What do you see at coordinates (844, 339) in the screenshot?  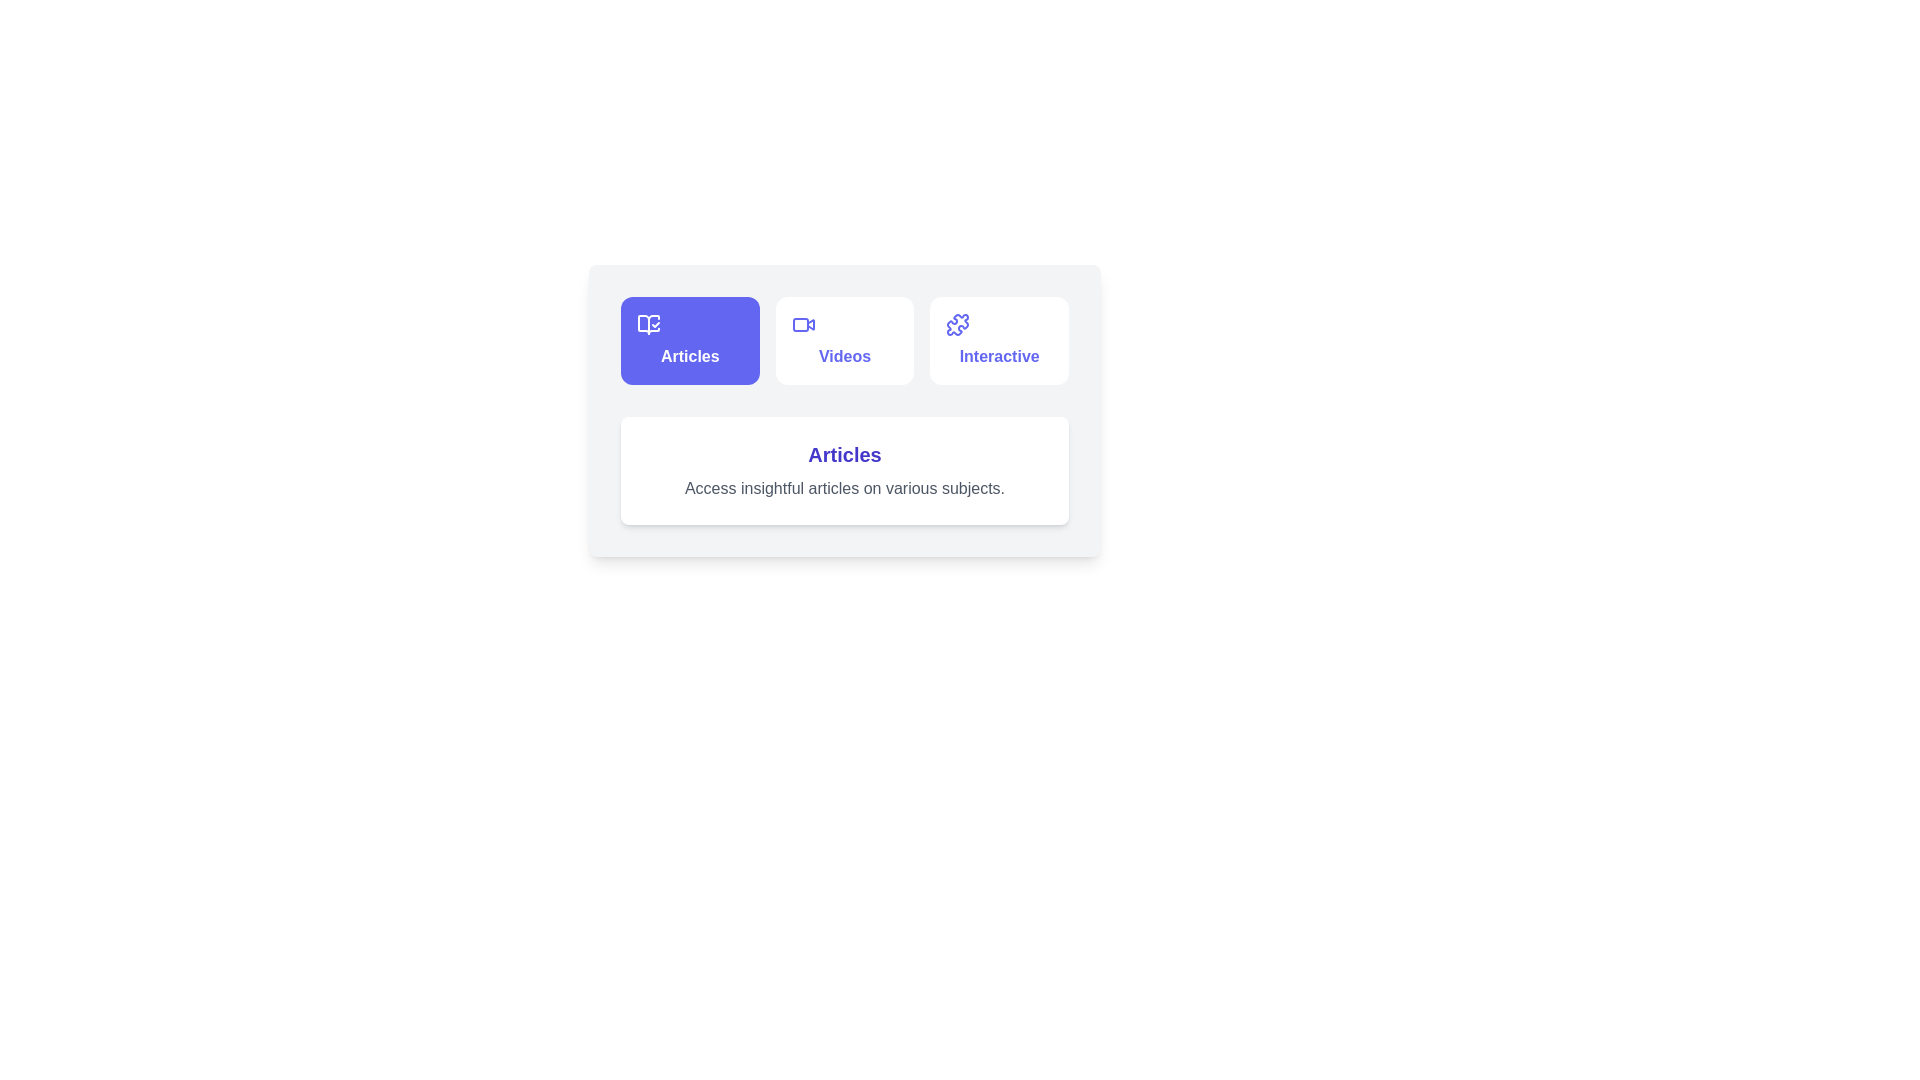 I see `the Videos tab to view its content` at bounding box center [844, 339].